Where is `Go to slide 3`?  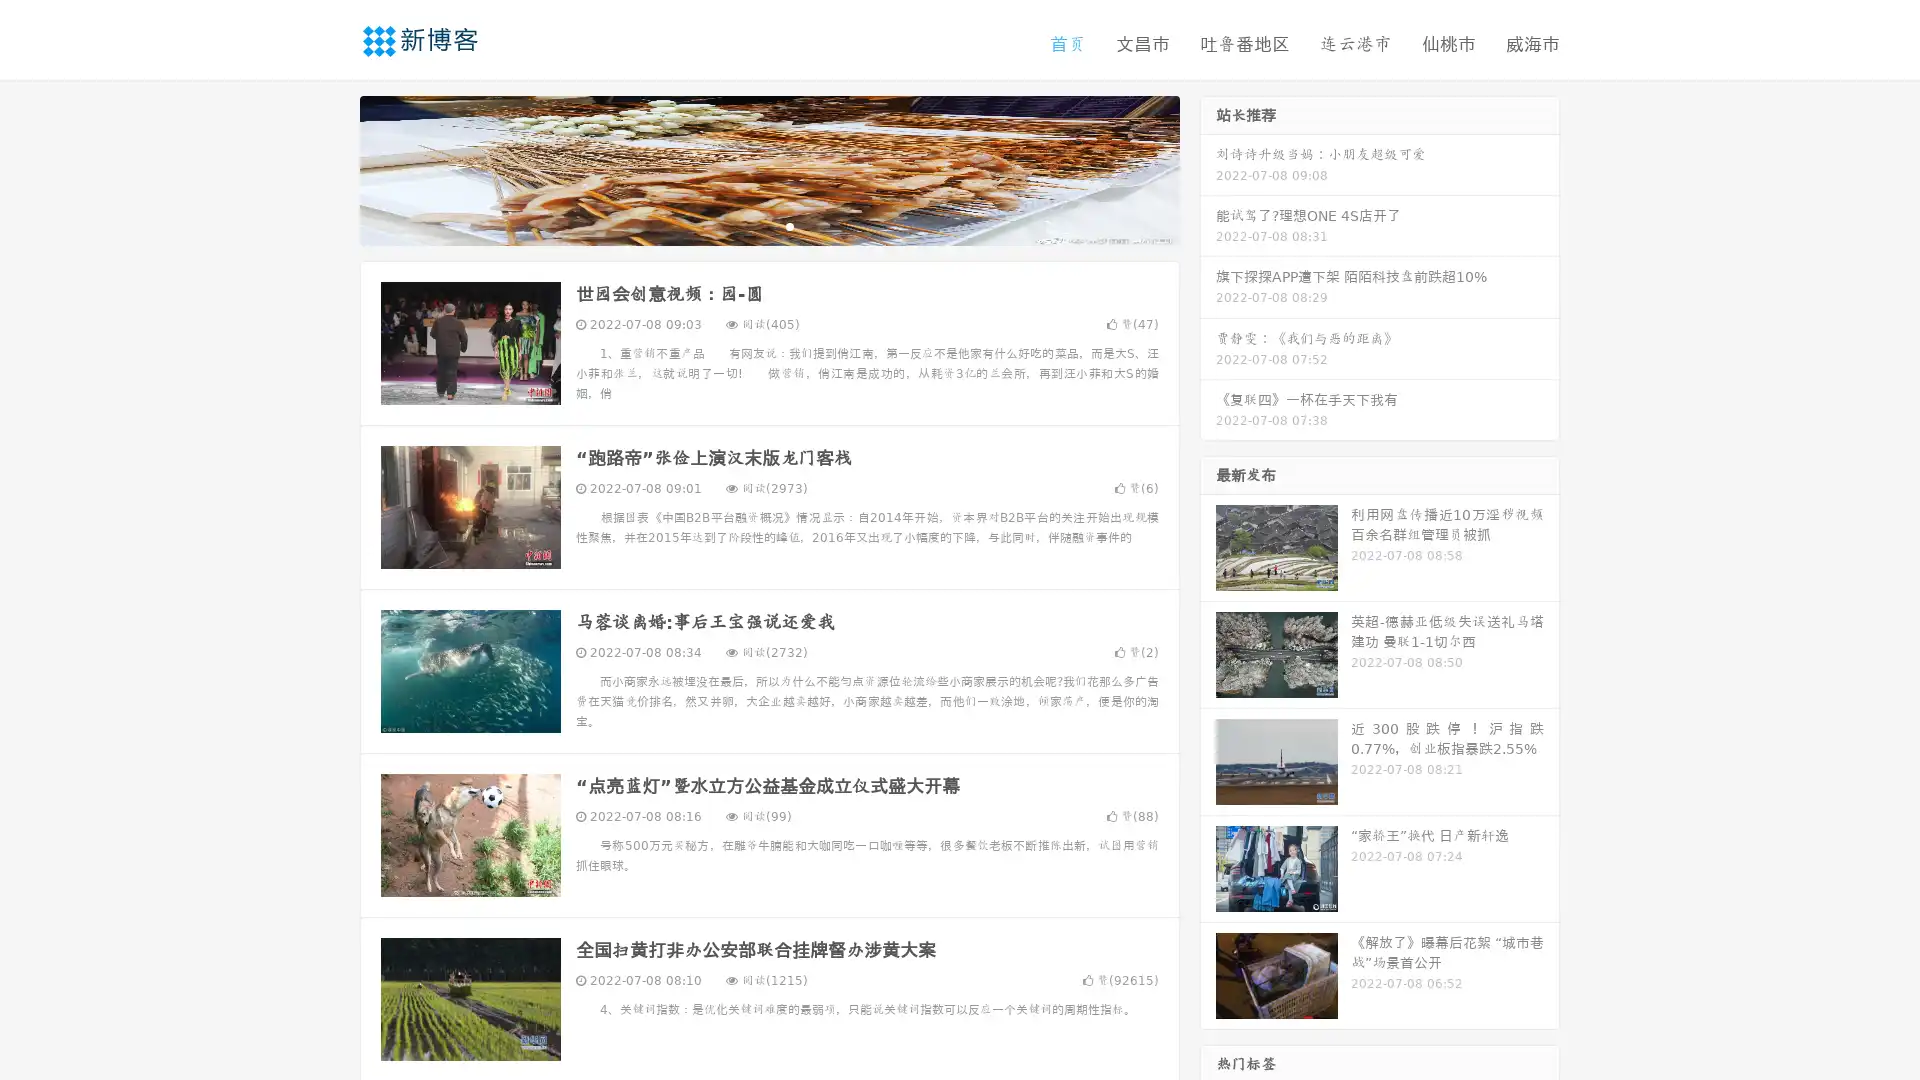
Go to slide 3 is located at coordinates (789, 225).